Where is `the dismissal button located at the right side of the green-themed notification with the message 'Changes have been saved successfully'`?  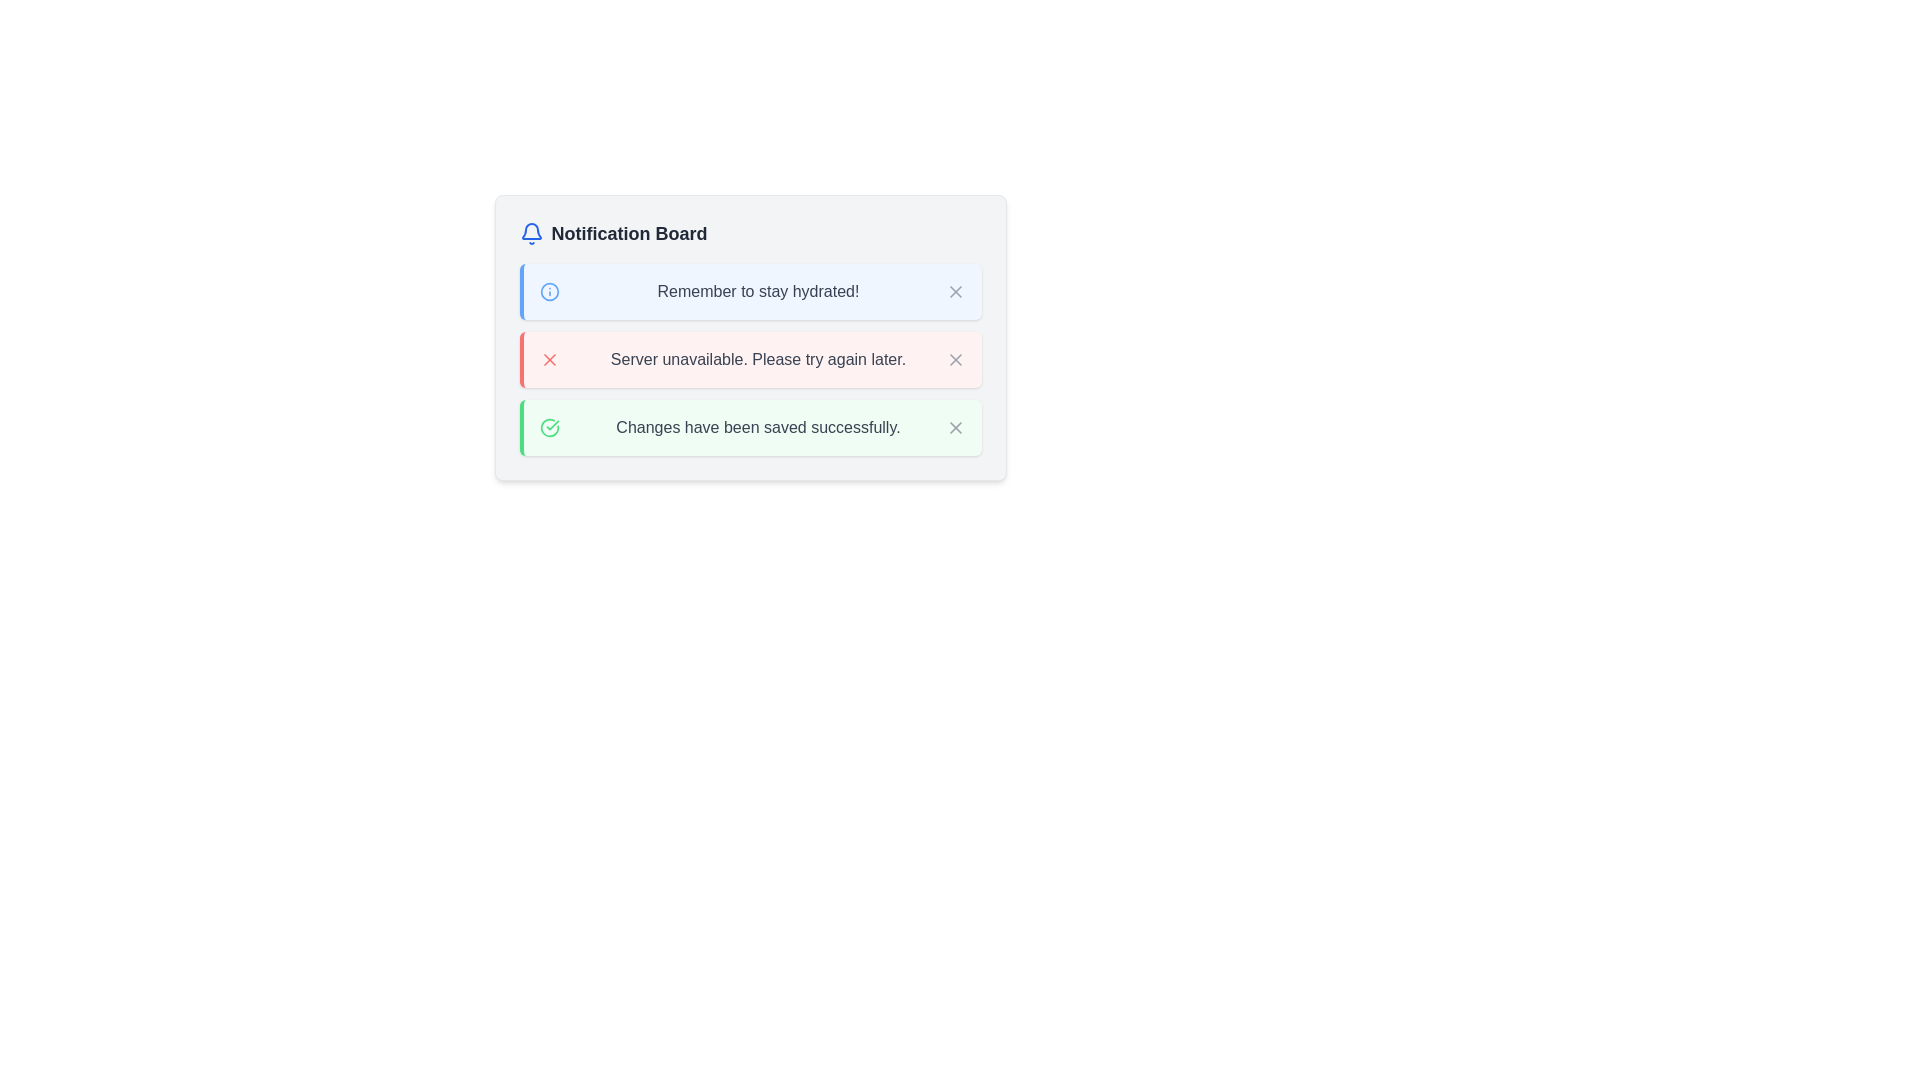 the dismissal button located at the right side of the green-themed notification with the message 'Changes have been saved successfully' is located at coordinates (954, 427).